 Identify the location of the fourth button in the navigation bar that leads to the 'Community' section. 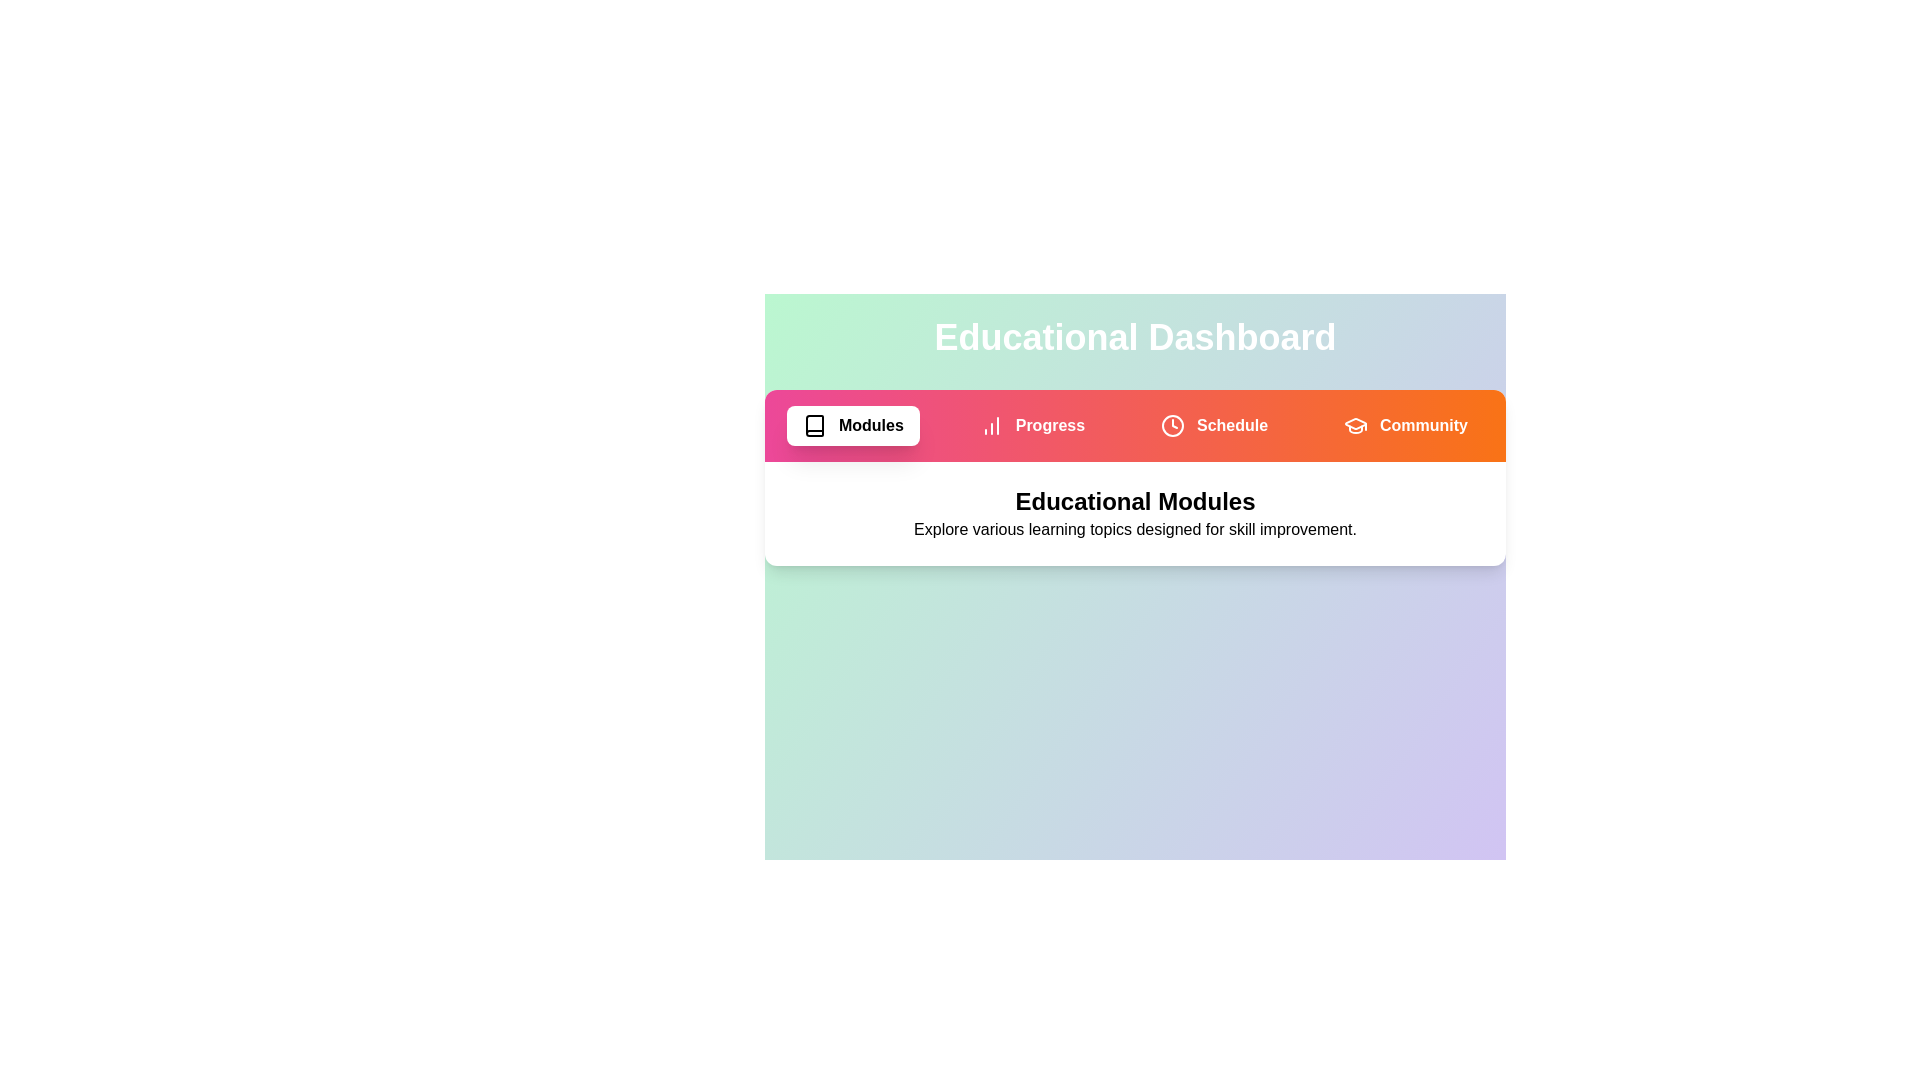
(1405, 424).